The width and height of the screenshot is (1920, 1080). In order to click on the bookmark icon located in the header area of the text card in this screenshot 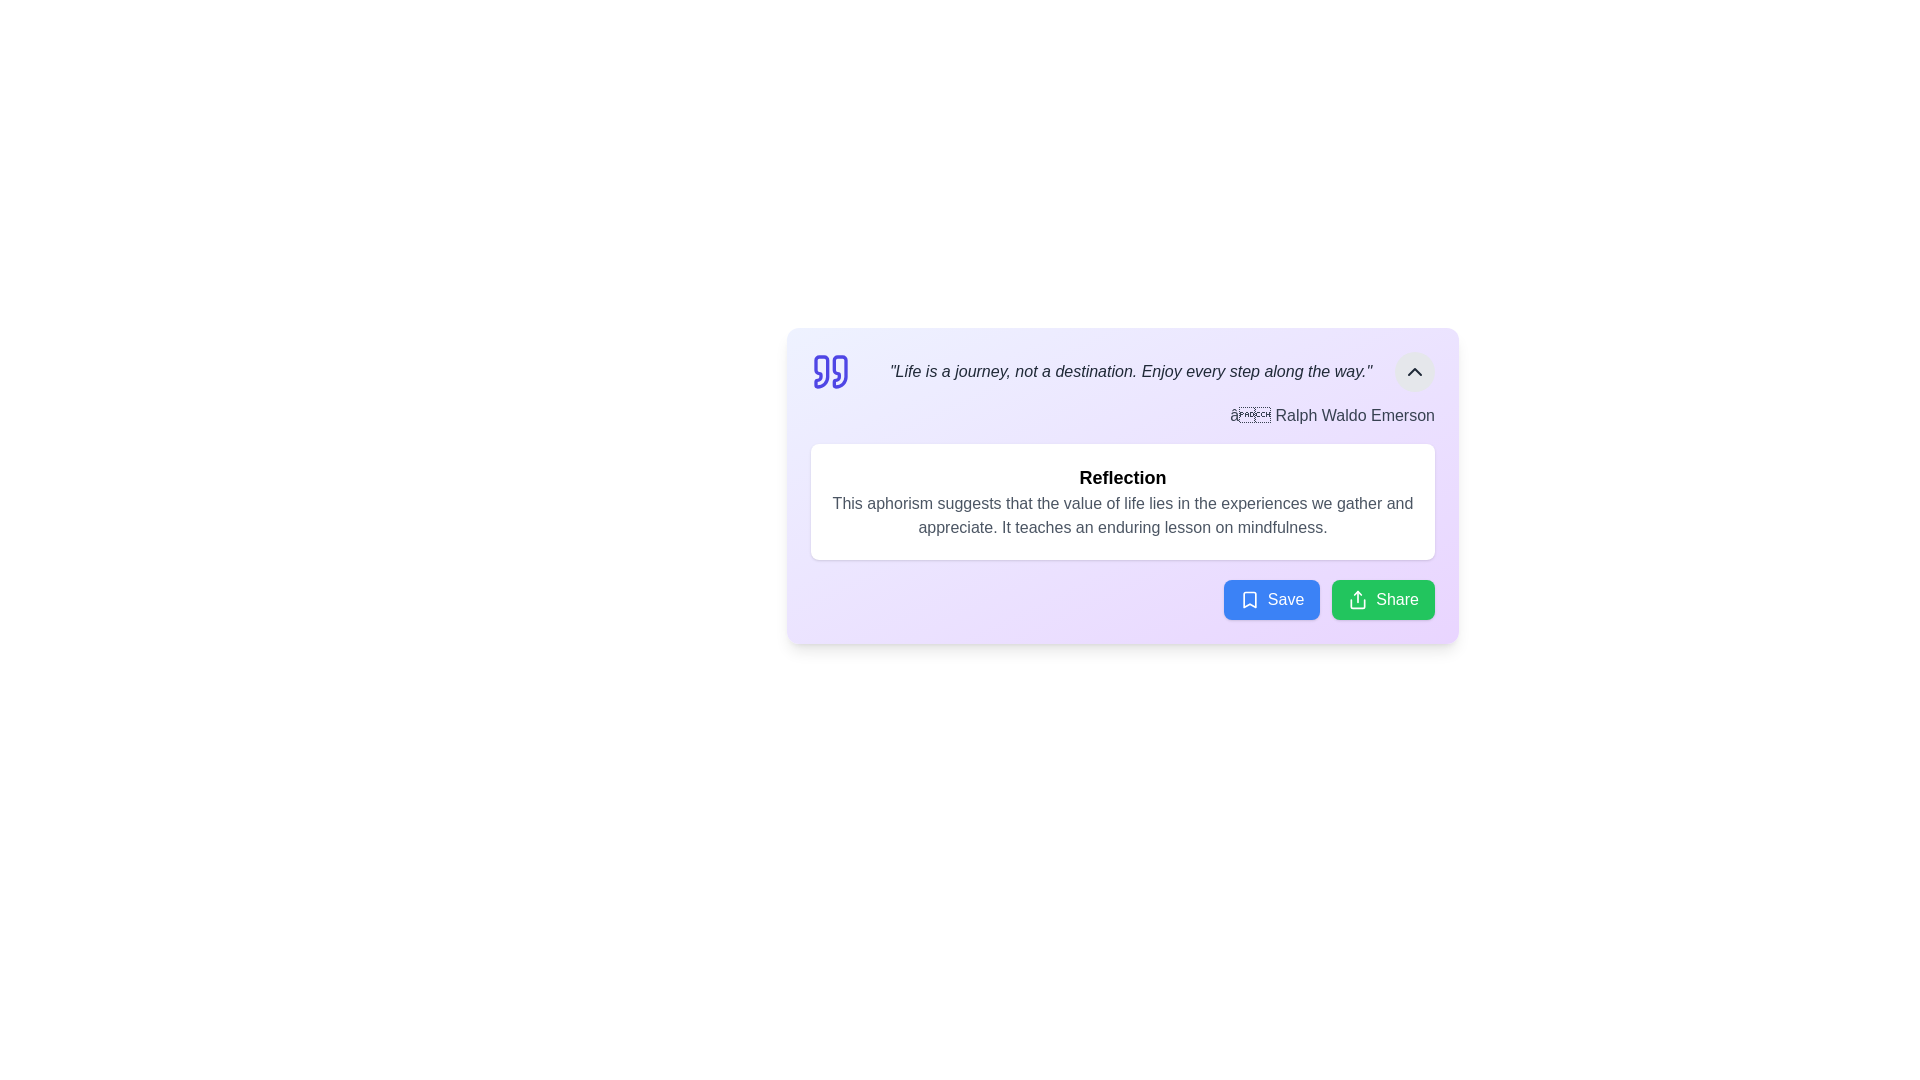, I will do `click(1248, 599)`.